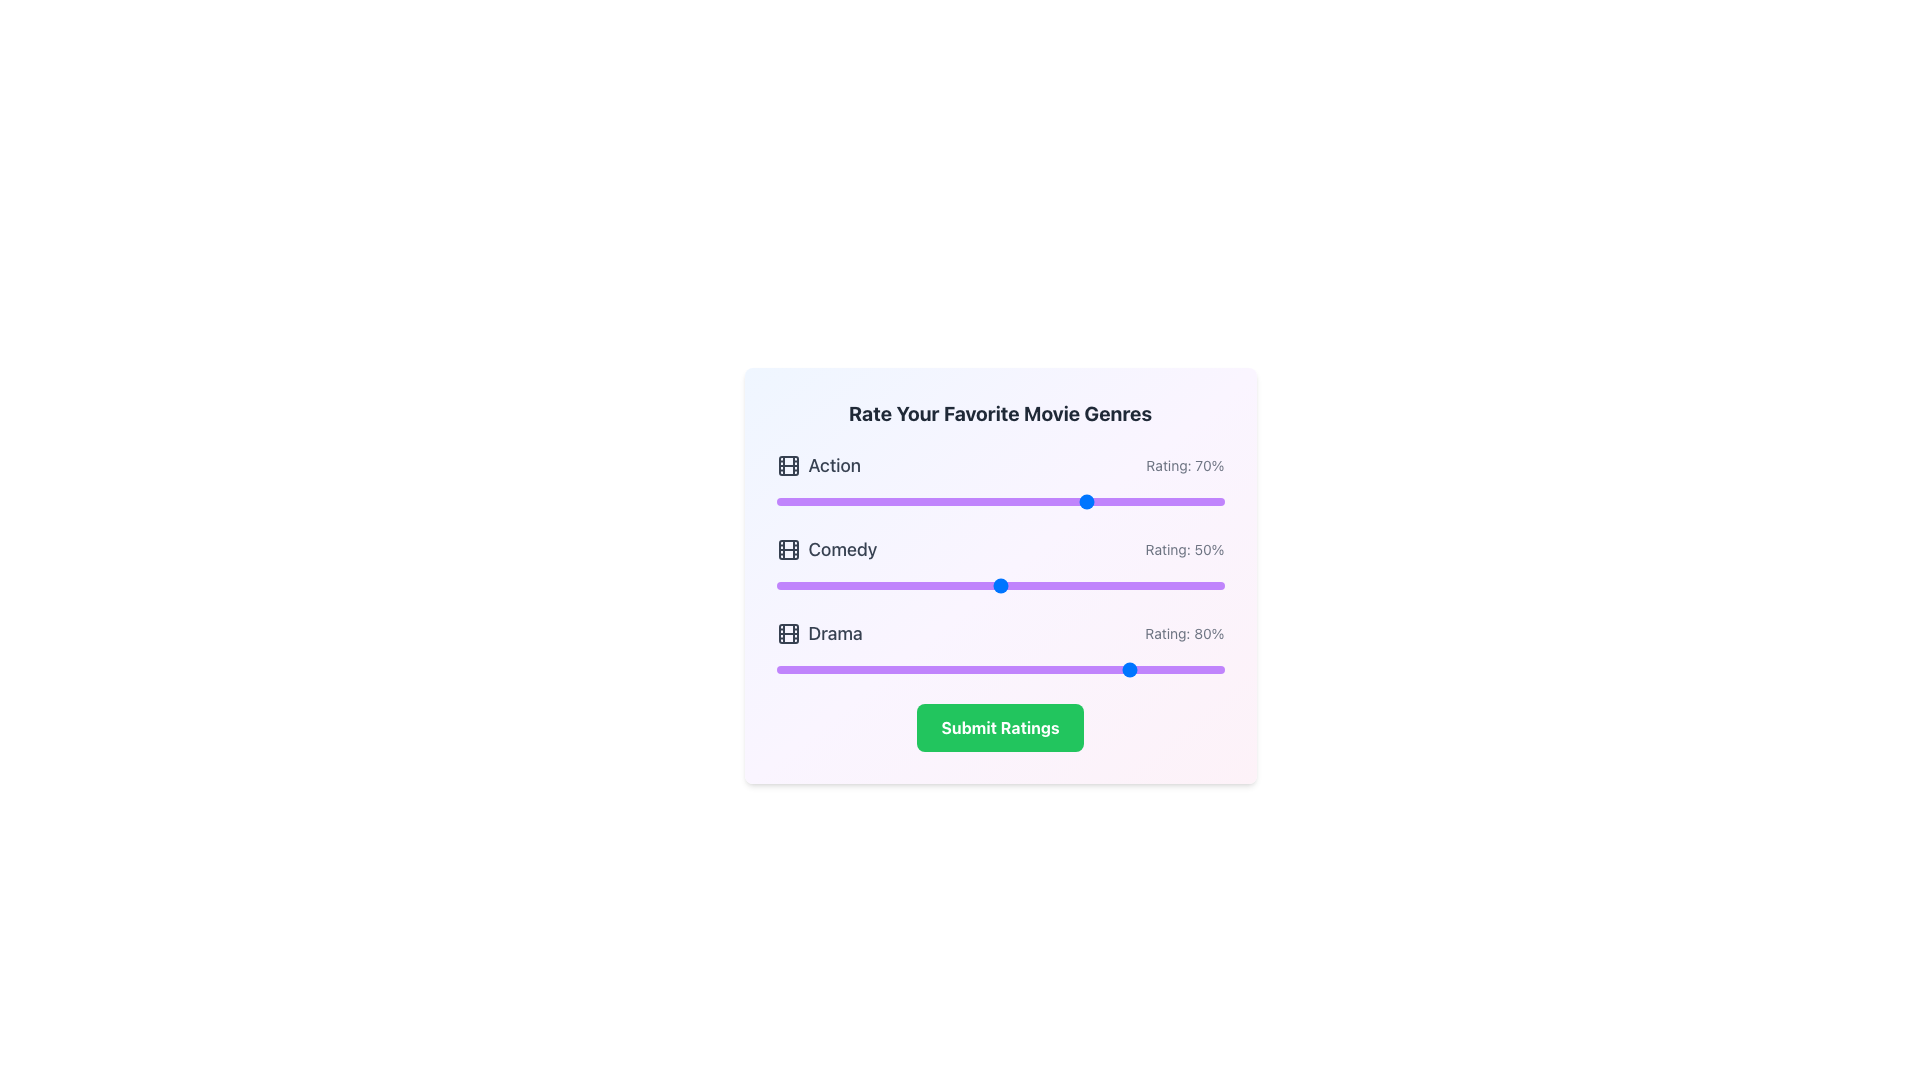 The height and width of the screenshot is (1080, 1920). Describe the element at coordinates (787, 633) in the screenshot. I see `the 'Drama' genre icon, which is visually represented and located immediately to the left of the text 'Drama' in the third row of movie genres` at that location.